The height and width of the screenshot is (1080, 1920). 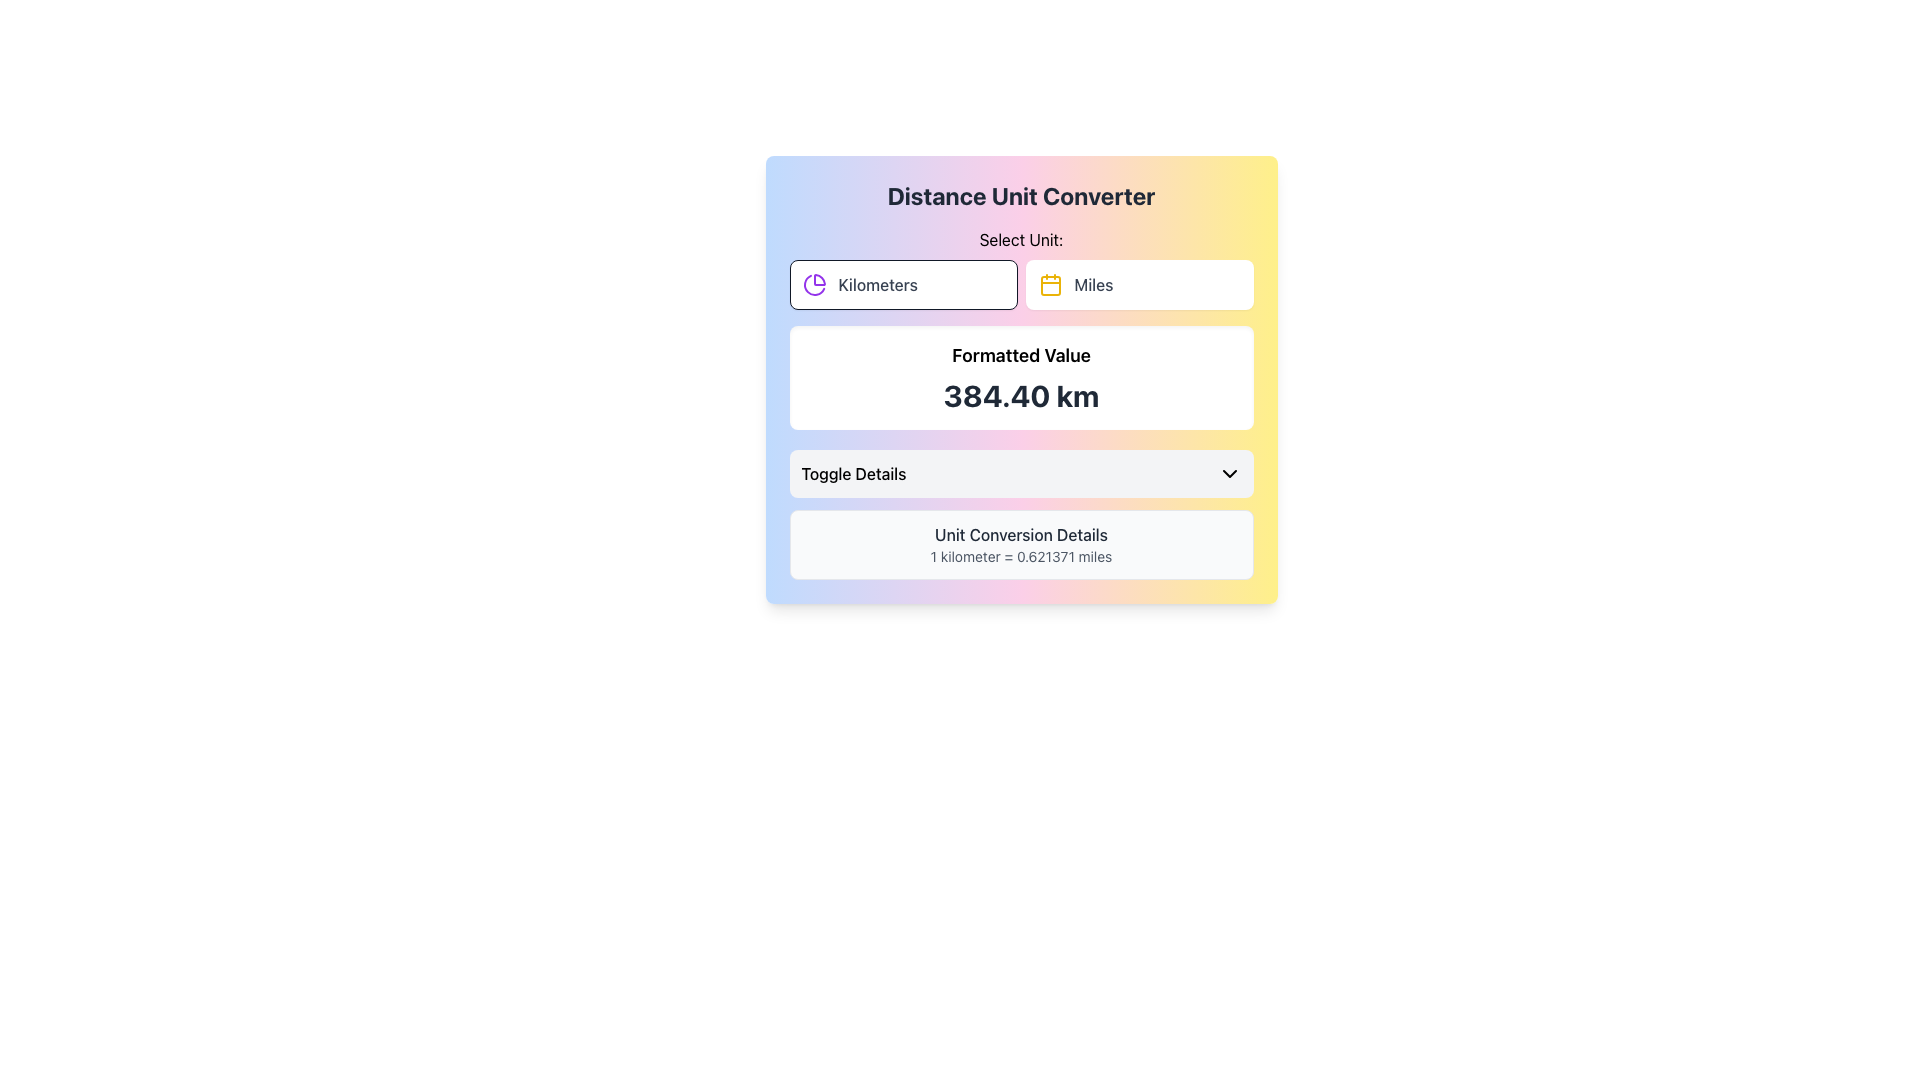 I want to click on the toggle button located centrally above the description box, so click(x=1021, y=474).